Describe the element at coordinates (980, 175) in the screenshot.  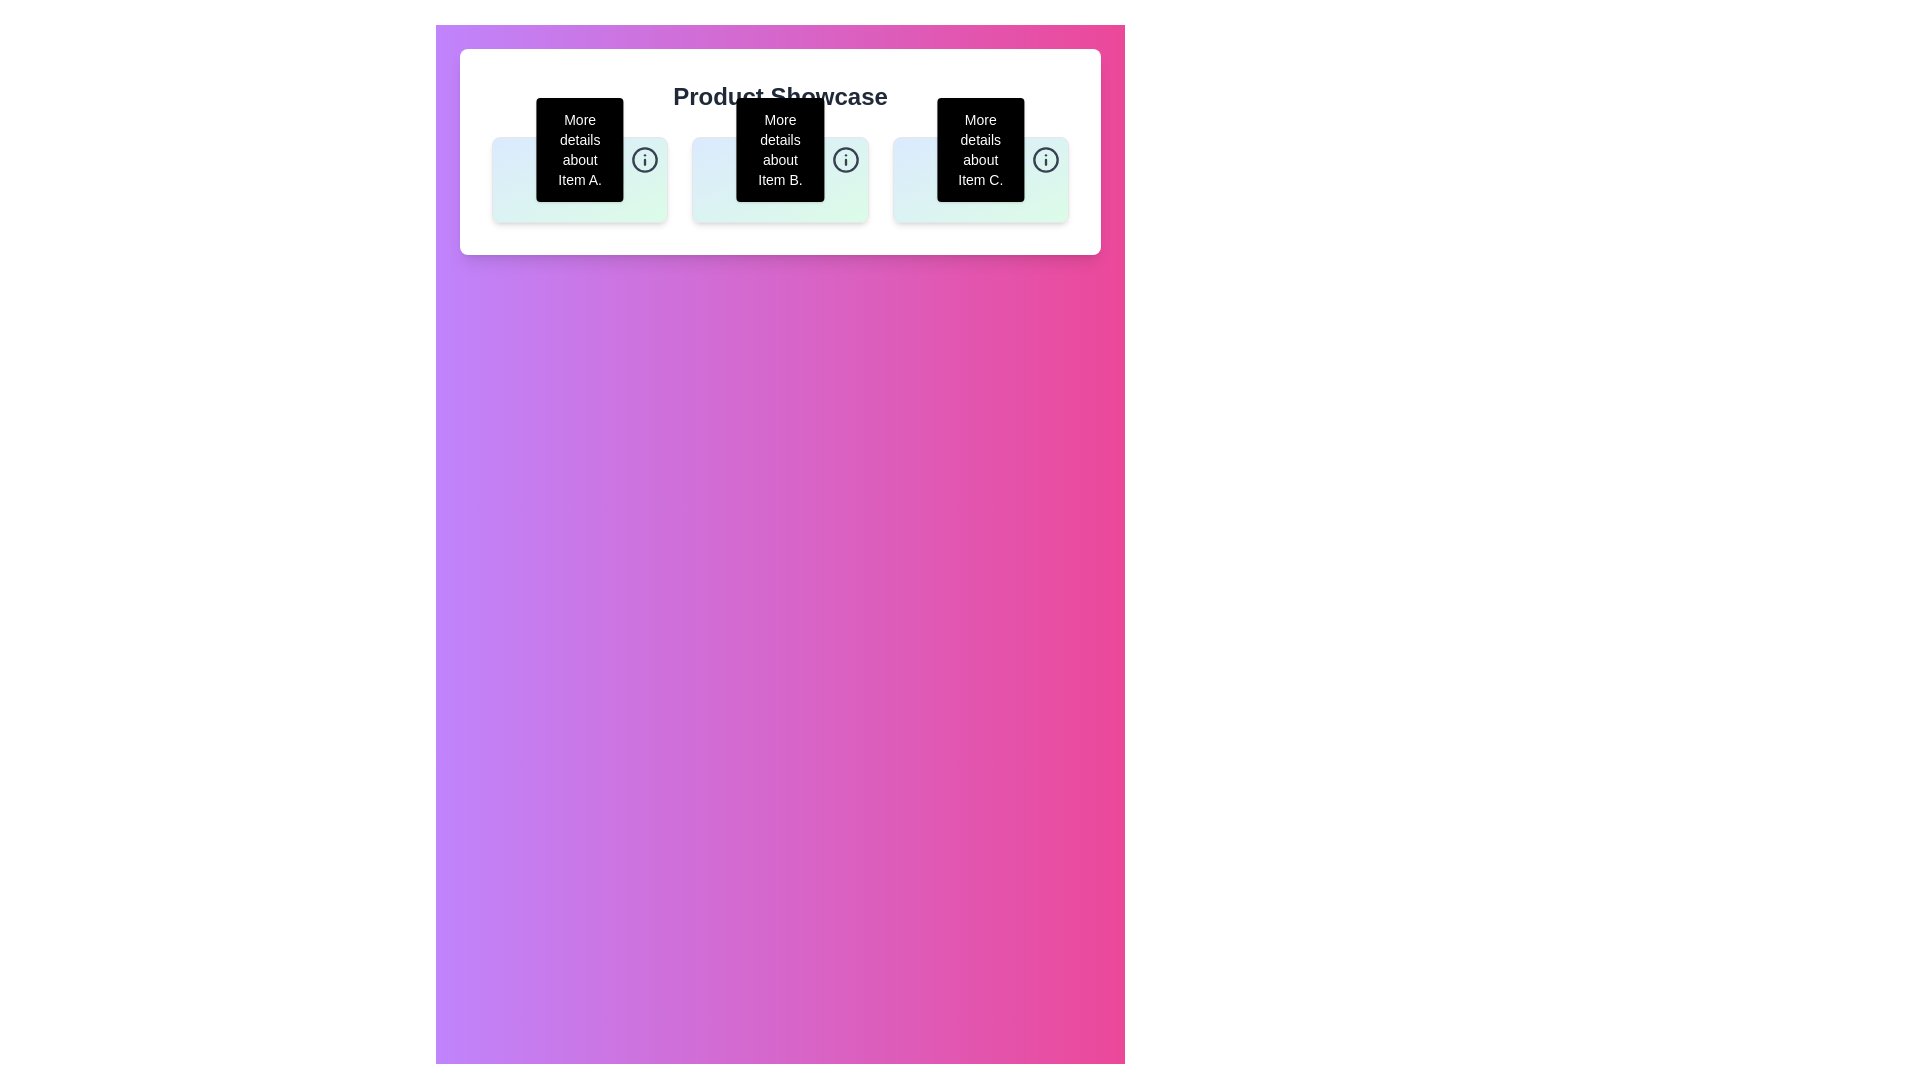
I see `the text label 'Item C' which is styled in a large bold font and appears grayish, located in the third panel above the descriptive text` at that location.